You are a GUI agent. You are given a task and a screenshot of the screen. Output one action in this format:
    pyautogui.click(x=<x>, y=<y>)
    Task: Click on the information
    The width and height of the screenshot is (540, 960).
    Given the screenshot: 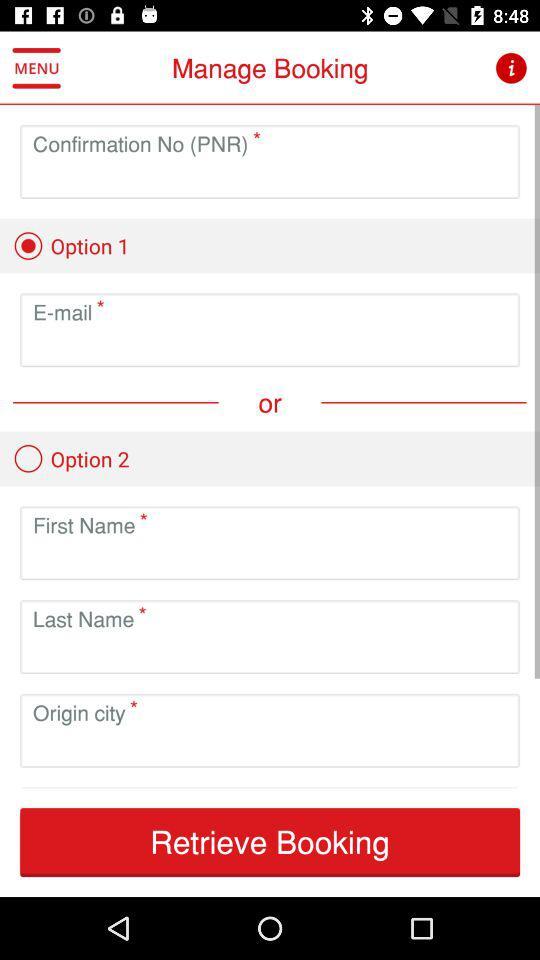 What is the action you would take?
    pyautogui.click(x=511, y=68)
    